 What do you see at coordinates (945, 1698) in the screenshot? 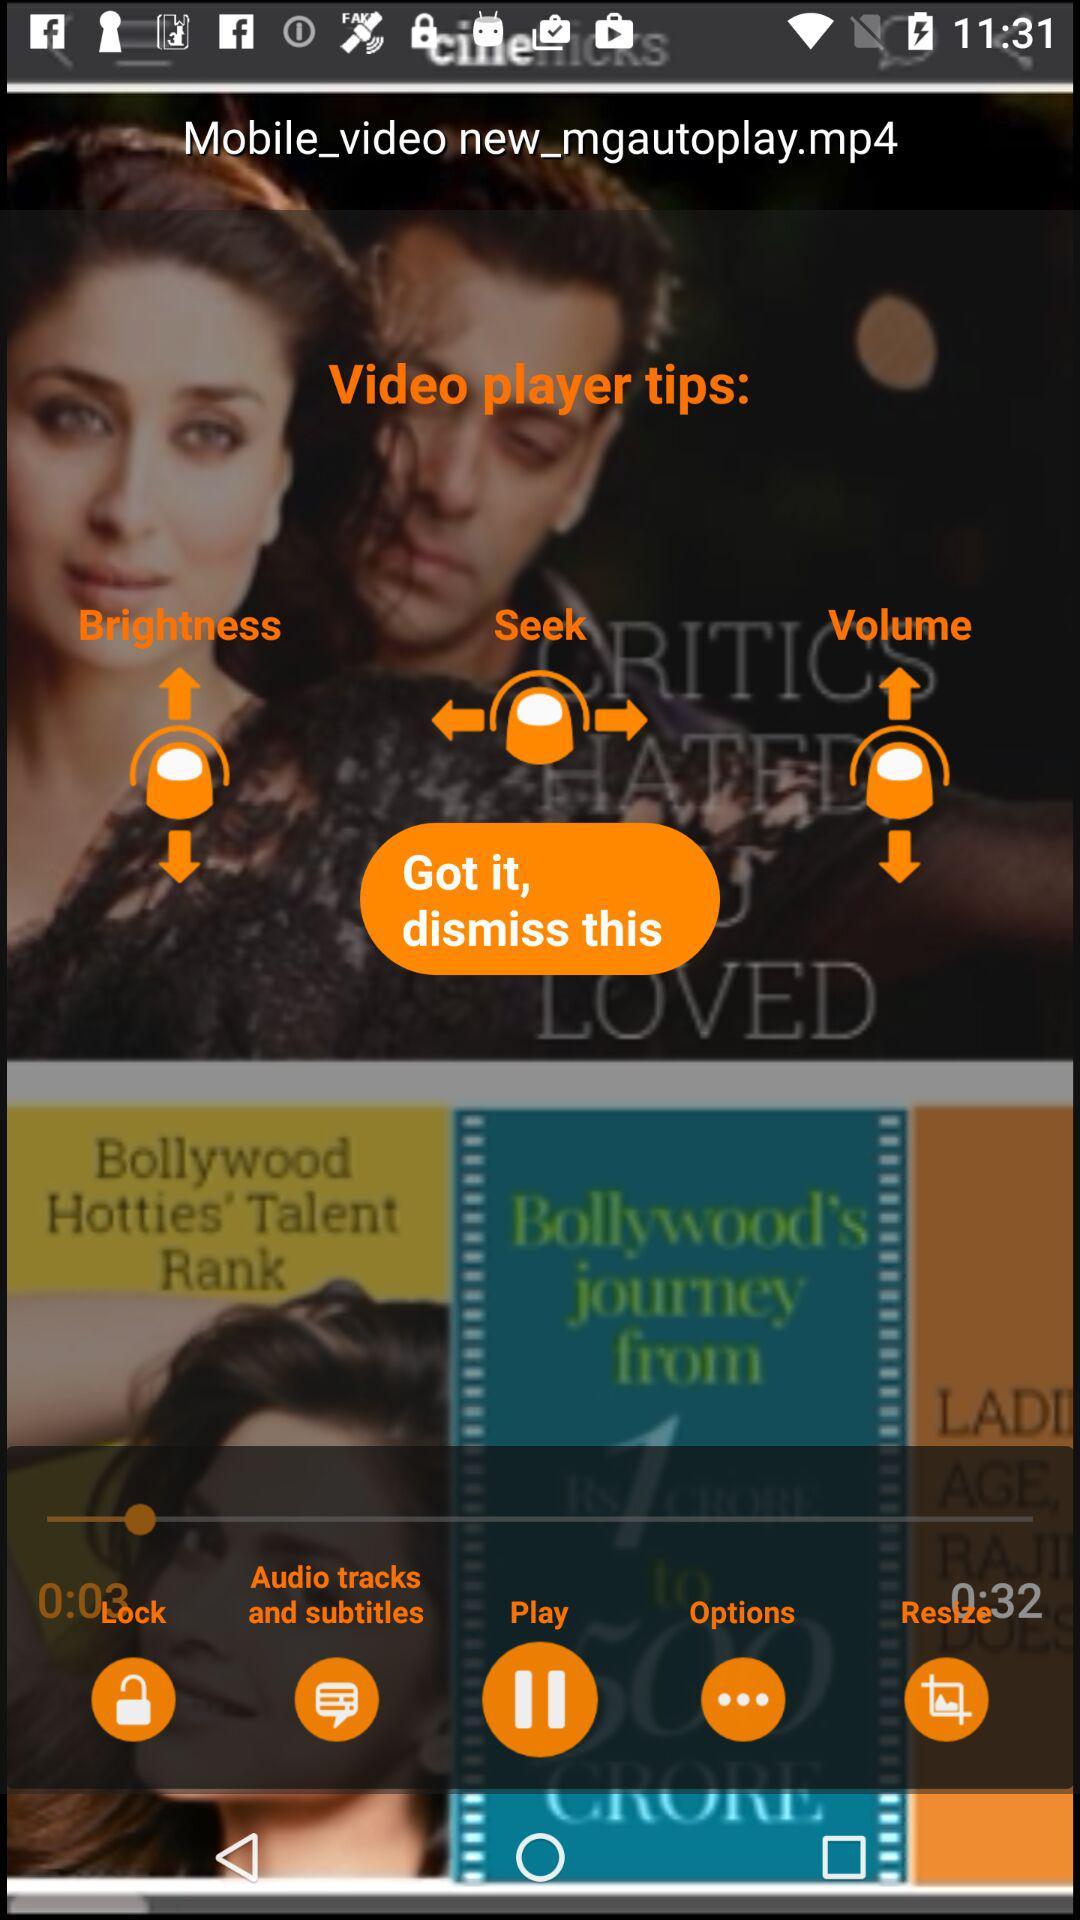
I see `resize` at bounding box center [945, 1698].